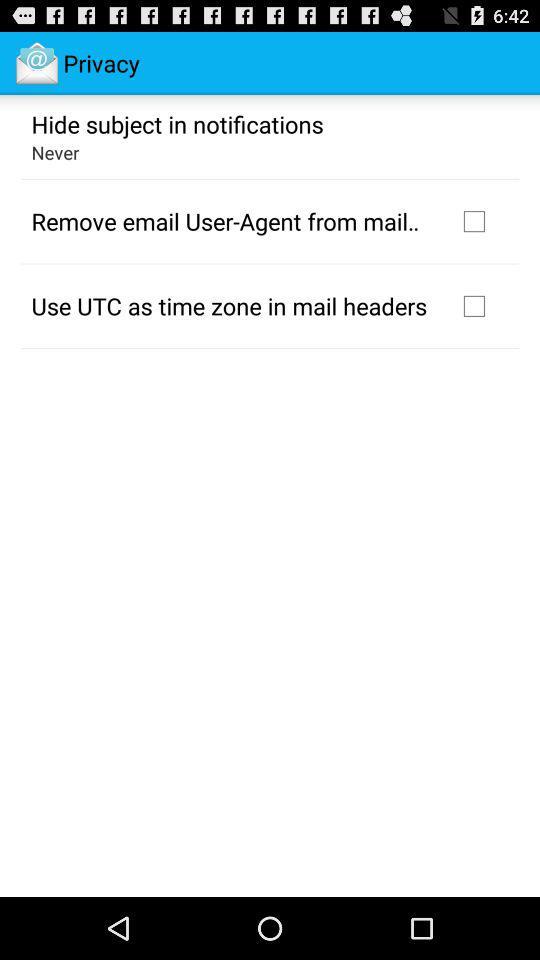 Image resolution: width=540 pixels, height=960 pixels. Describe the element at coordinates (230, 221) in the screenshot. I see `remove email user item` at that location.